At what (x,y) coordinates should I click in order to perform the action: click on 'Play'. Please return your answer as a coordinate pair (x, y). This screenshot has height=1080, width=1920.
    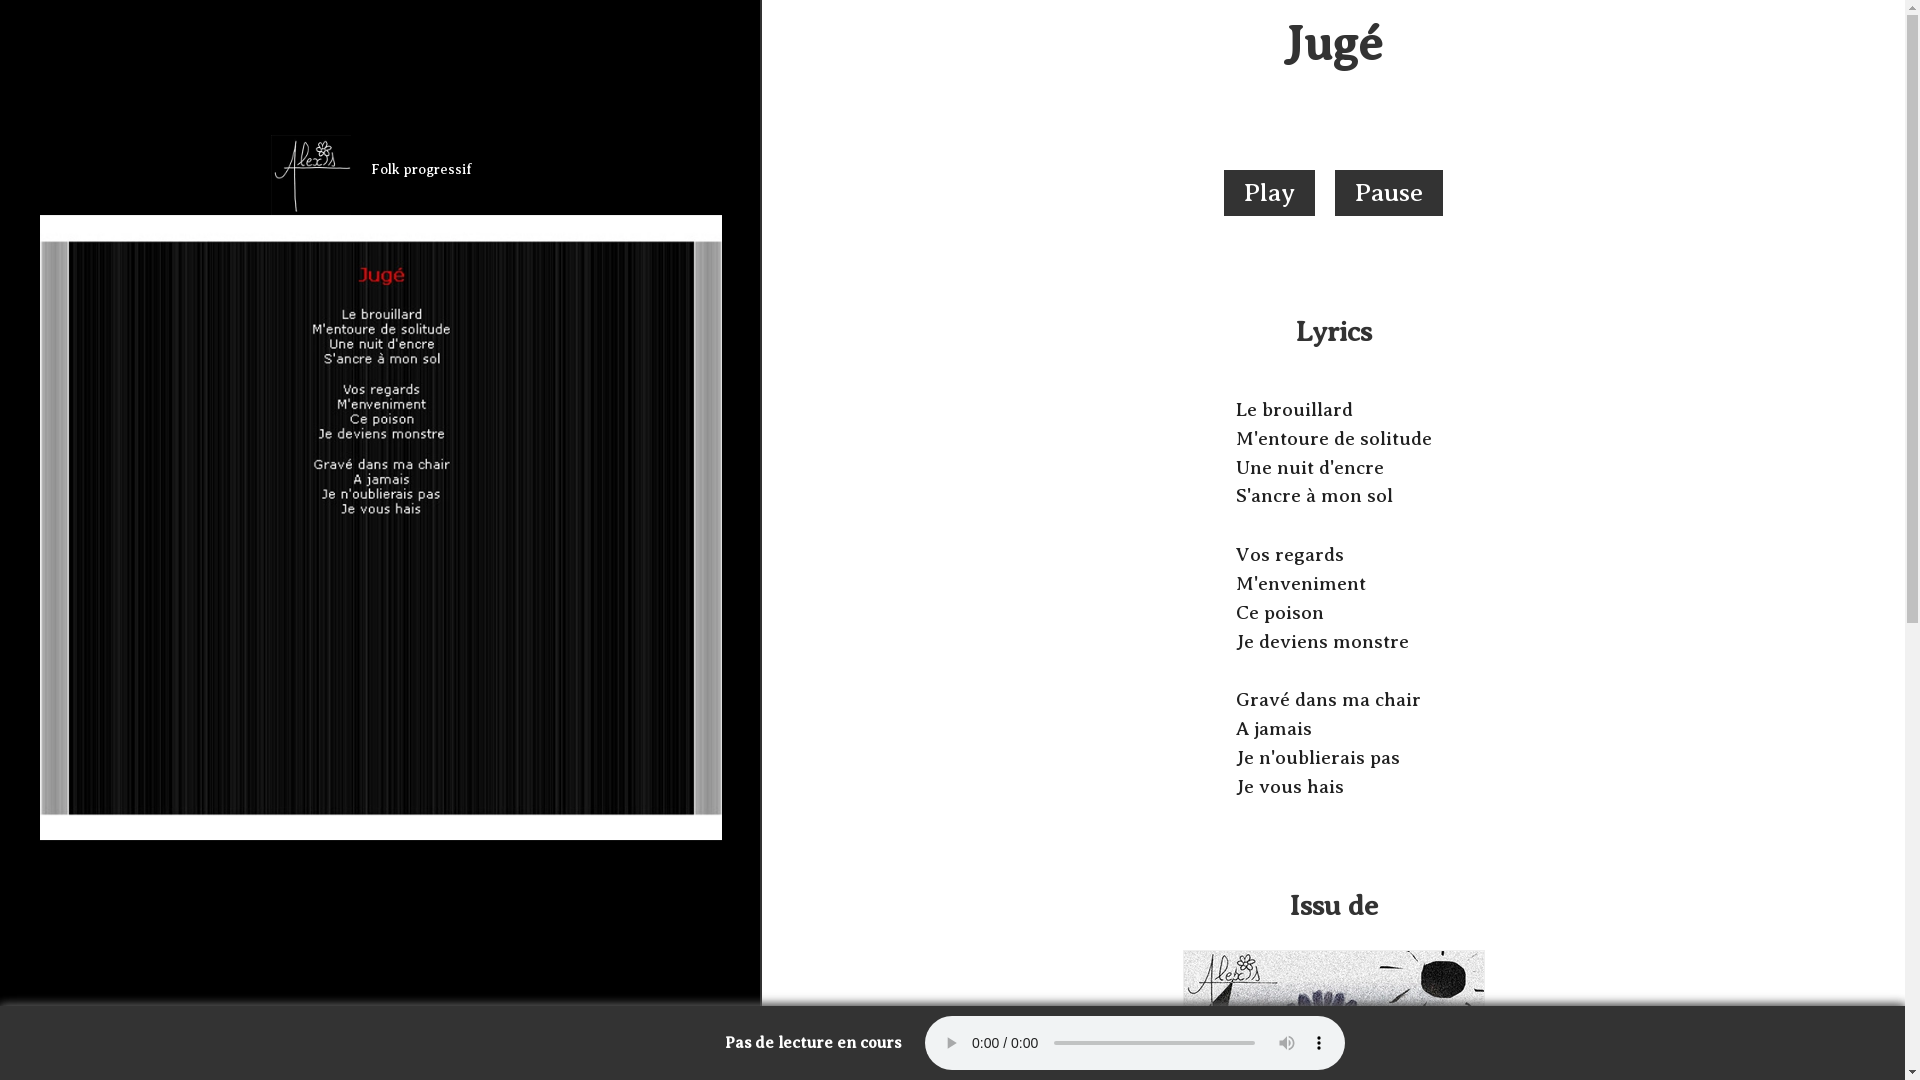
    Looking at the image, I should click on (1268, 192).